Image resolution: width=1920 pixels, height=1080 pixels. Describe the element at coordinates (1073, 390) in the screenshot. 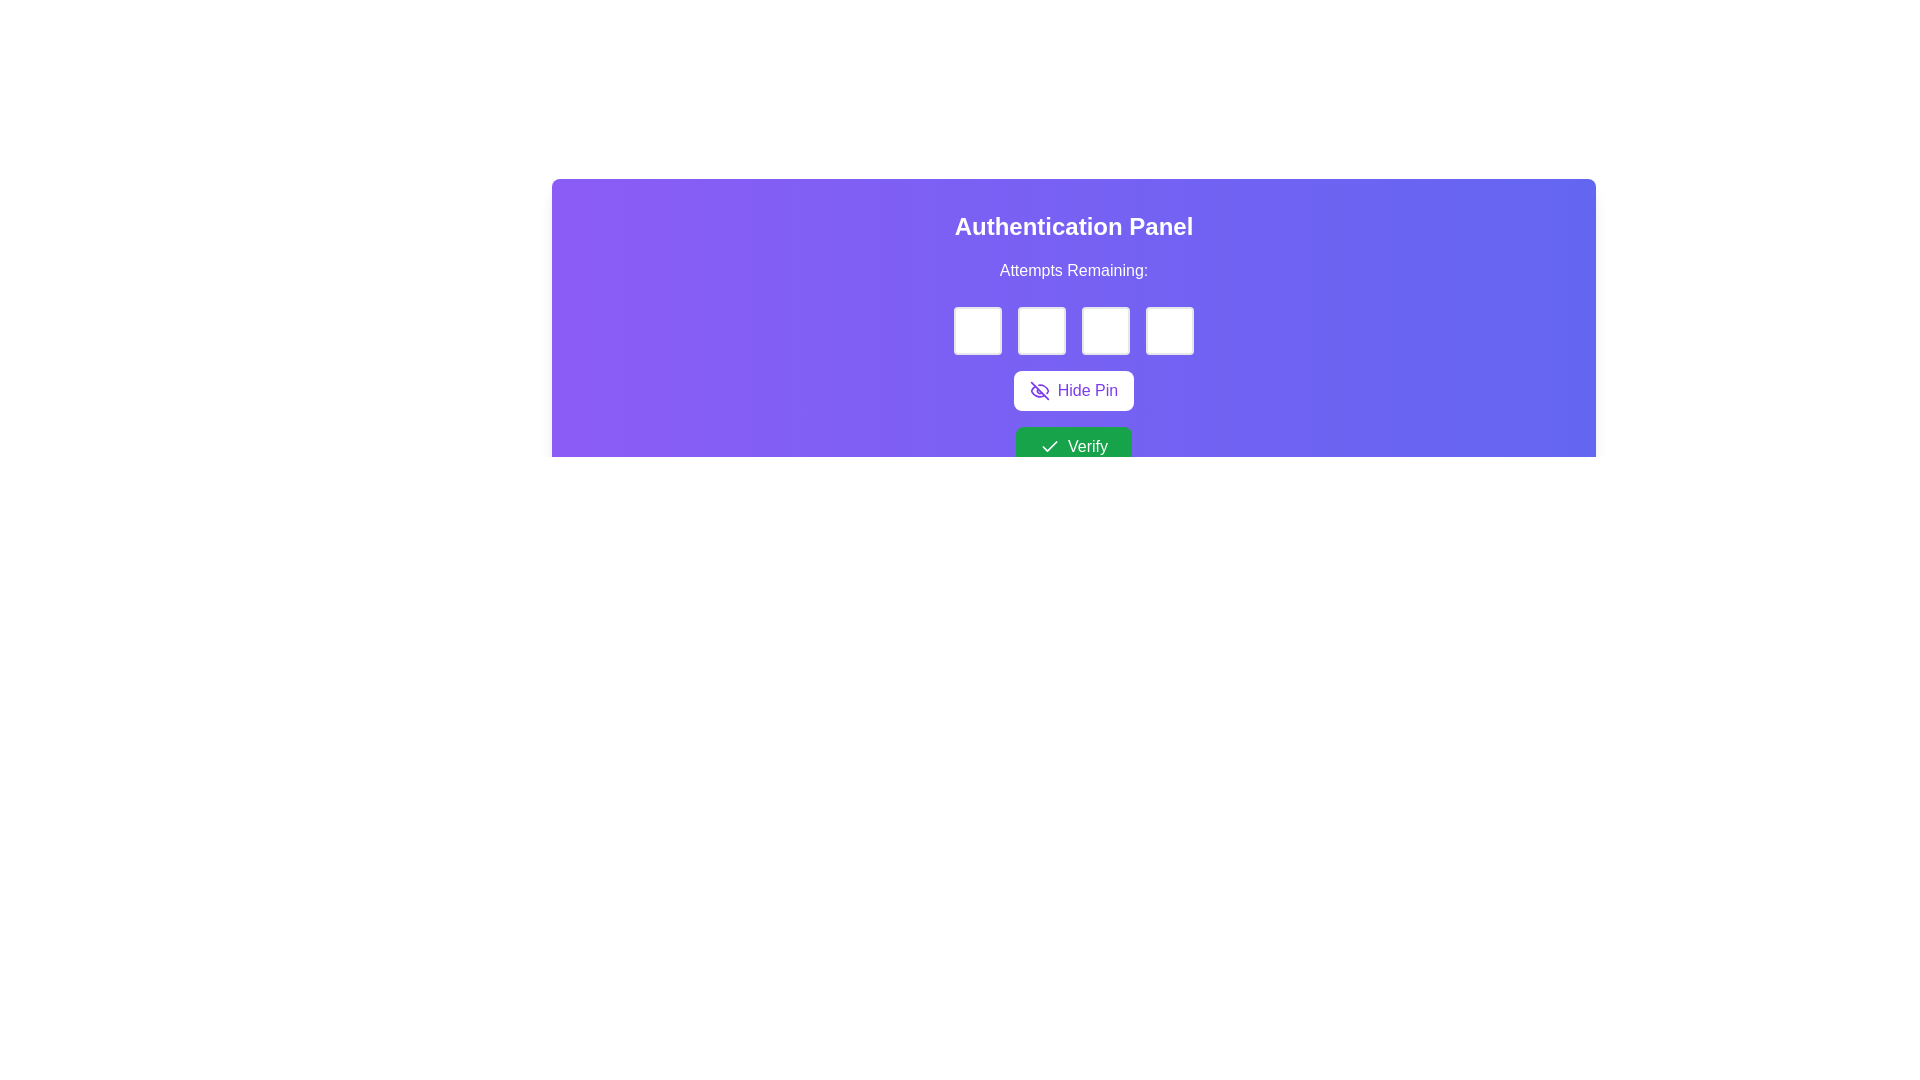

I see `the button in the 'Authentication Panel'` at that location.